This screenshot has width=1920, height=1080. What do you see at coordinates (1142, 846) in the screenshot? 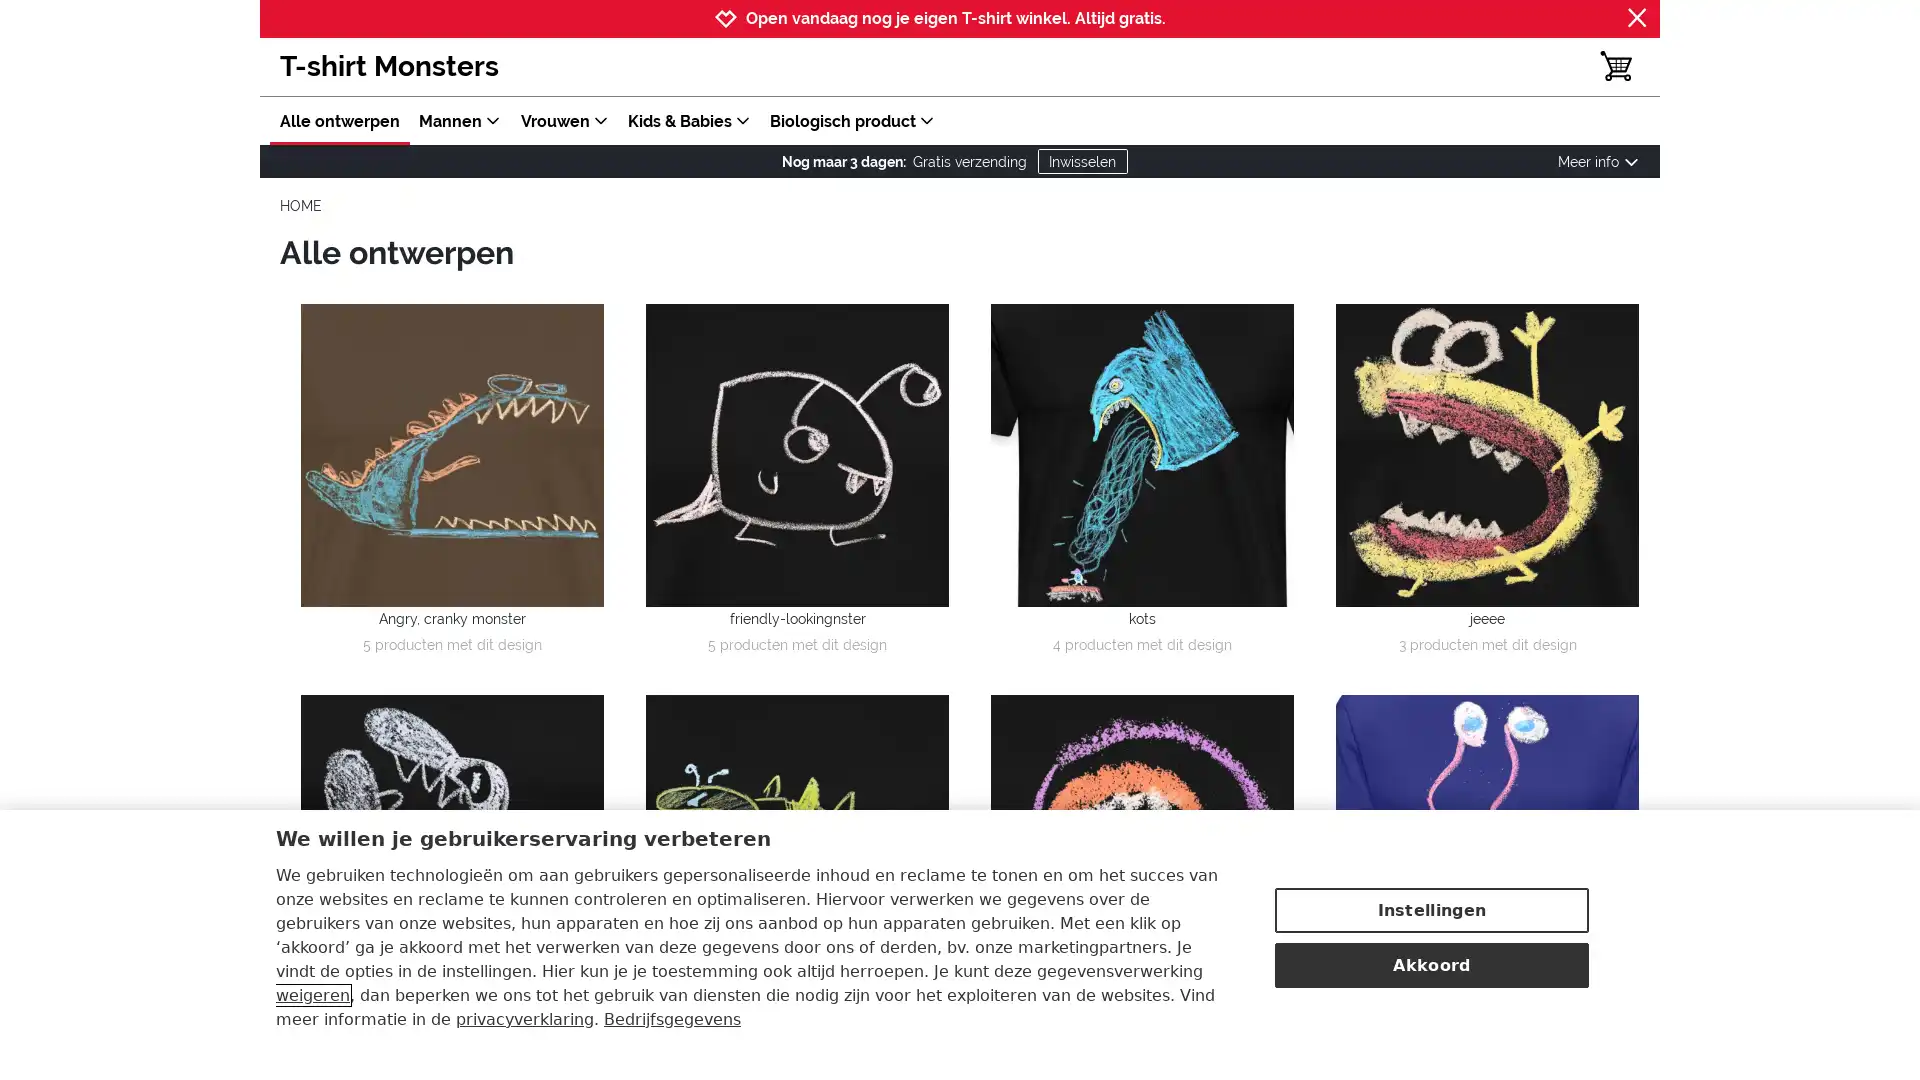
I see `mouth with feet - Mannen Premium T-shirt` at bounding box center [1142, 846].